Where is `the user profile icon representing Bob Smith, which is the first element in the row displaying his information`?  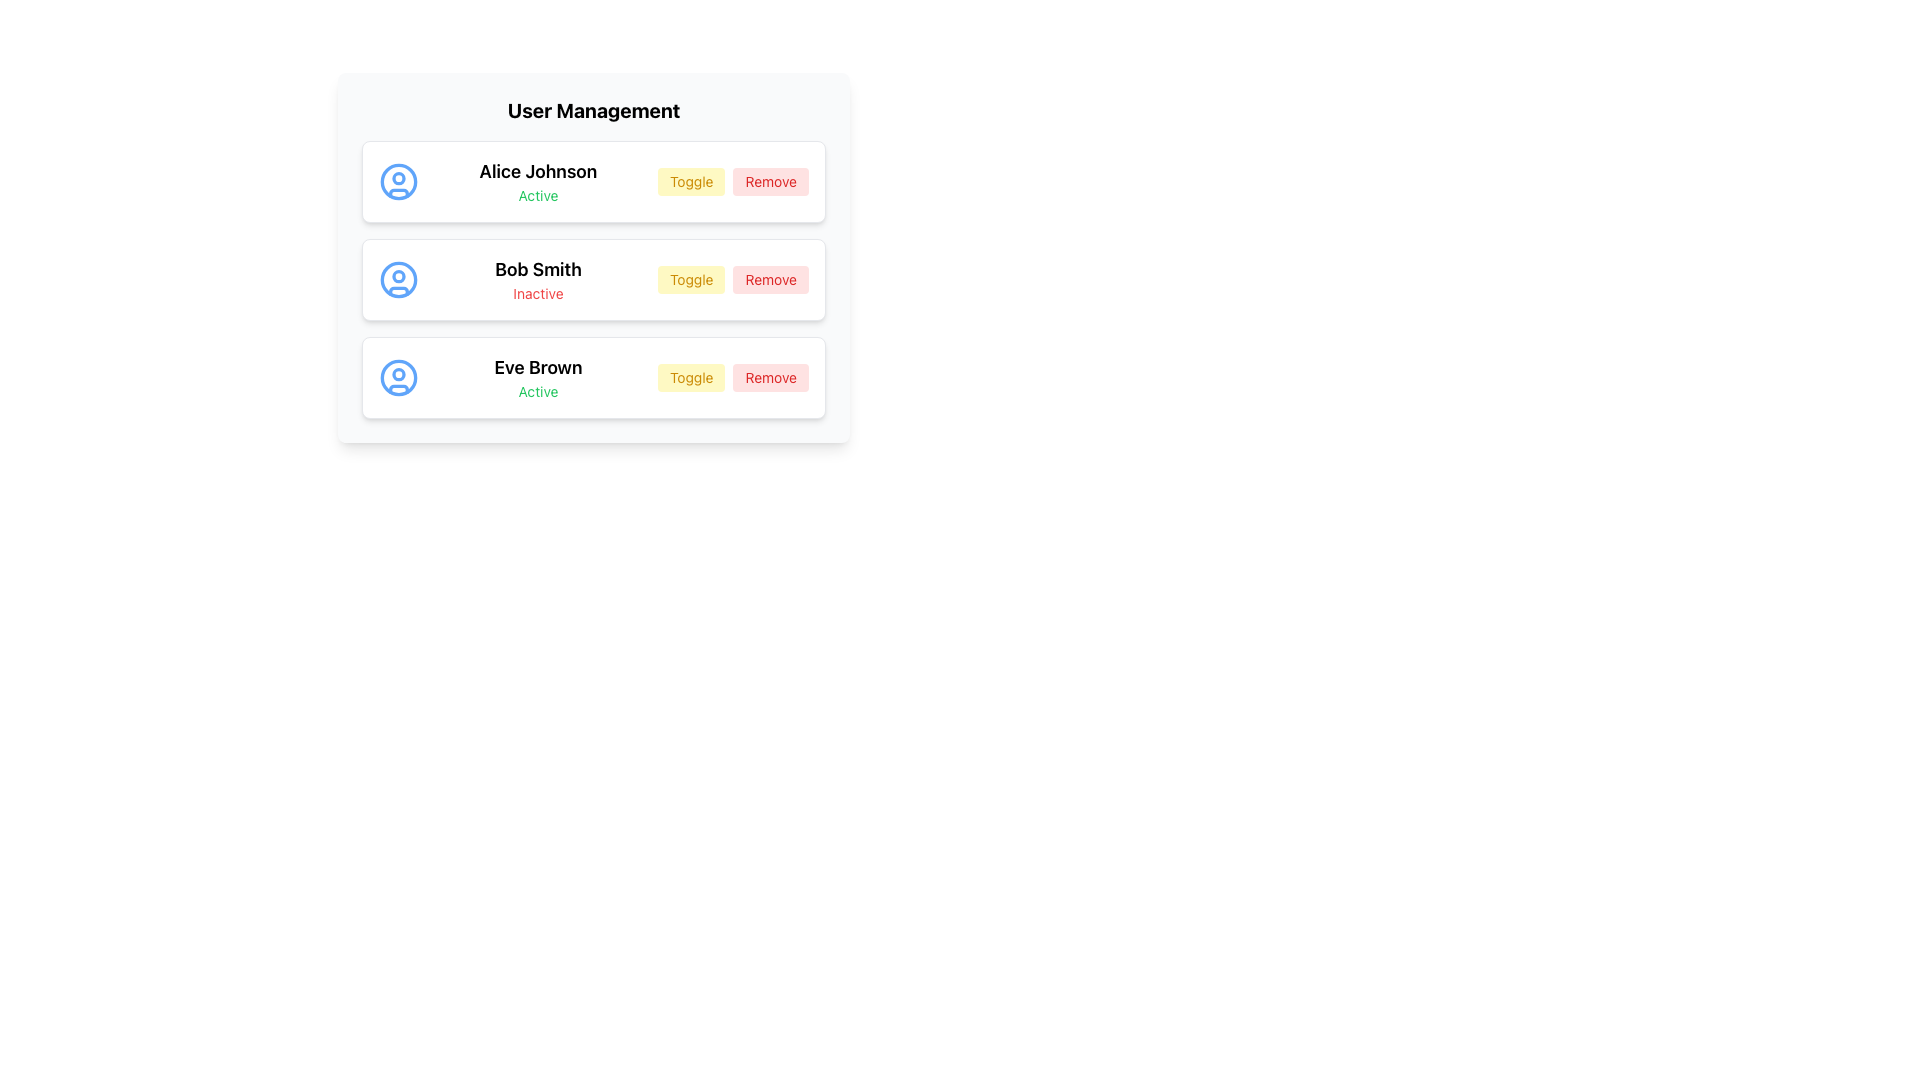
the user profile icon representing Bob Smith, which is the first element in the row displaying his information is located at coordinates (398, 280).